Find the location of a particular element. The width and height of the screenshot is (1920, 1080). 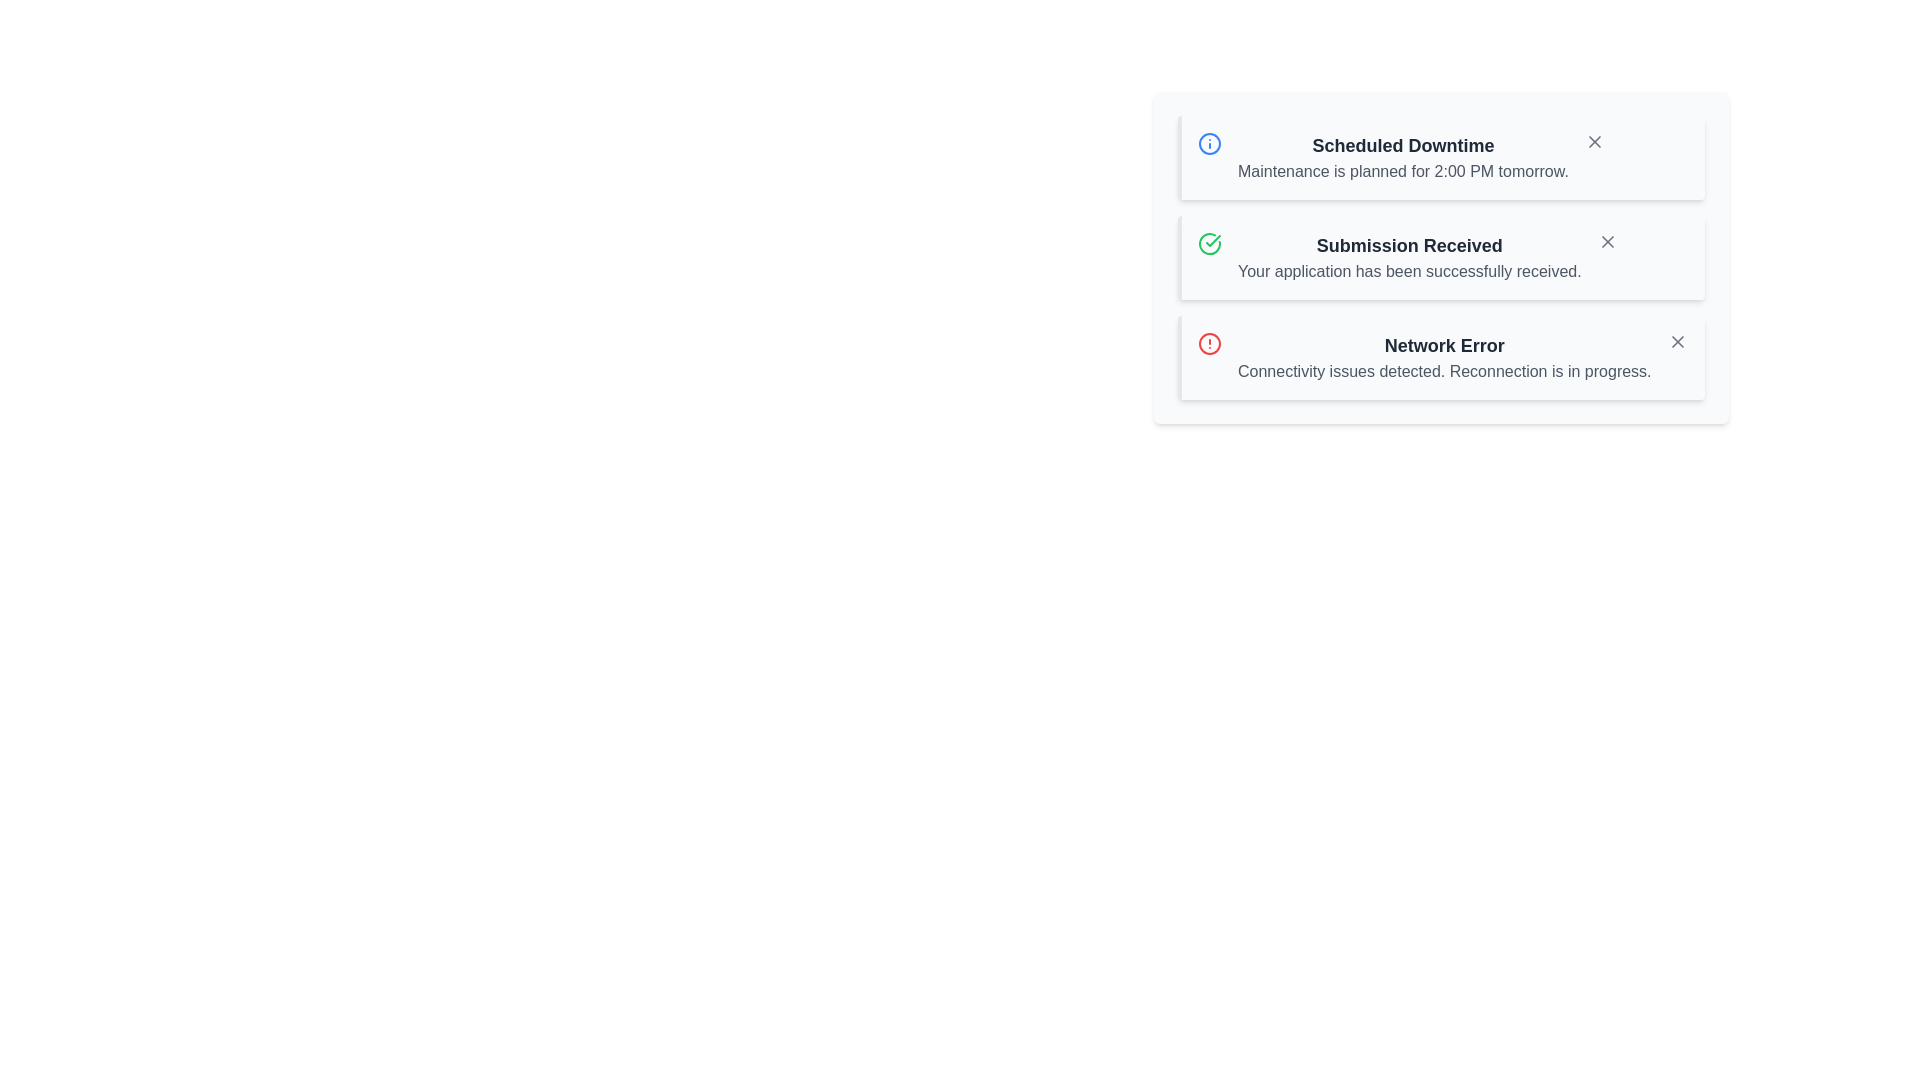

the circular icon with a blue outline and a smaller blue dot at the center, located on the far left of the topmost card titled 'Scheduled Downtime', which includes the description about planned maintenance is located at coordinates (1208, 142).